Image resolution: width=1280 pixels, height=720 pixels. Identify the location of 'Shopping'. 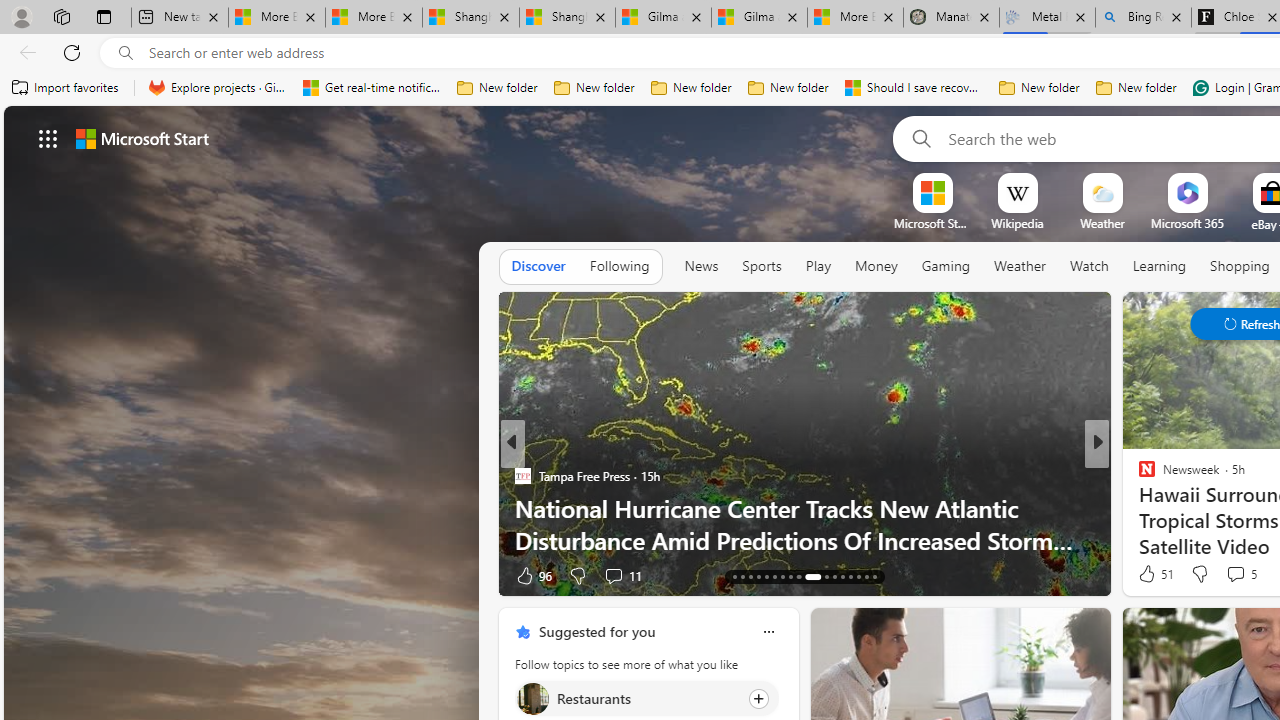
(1239, 265).